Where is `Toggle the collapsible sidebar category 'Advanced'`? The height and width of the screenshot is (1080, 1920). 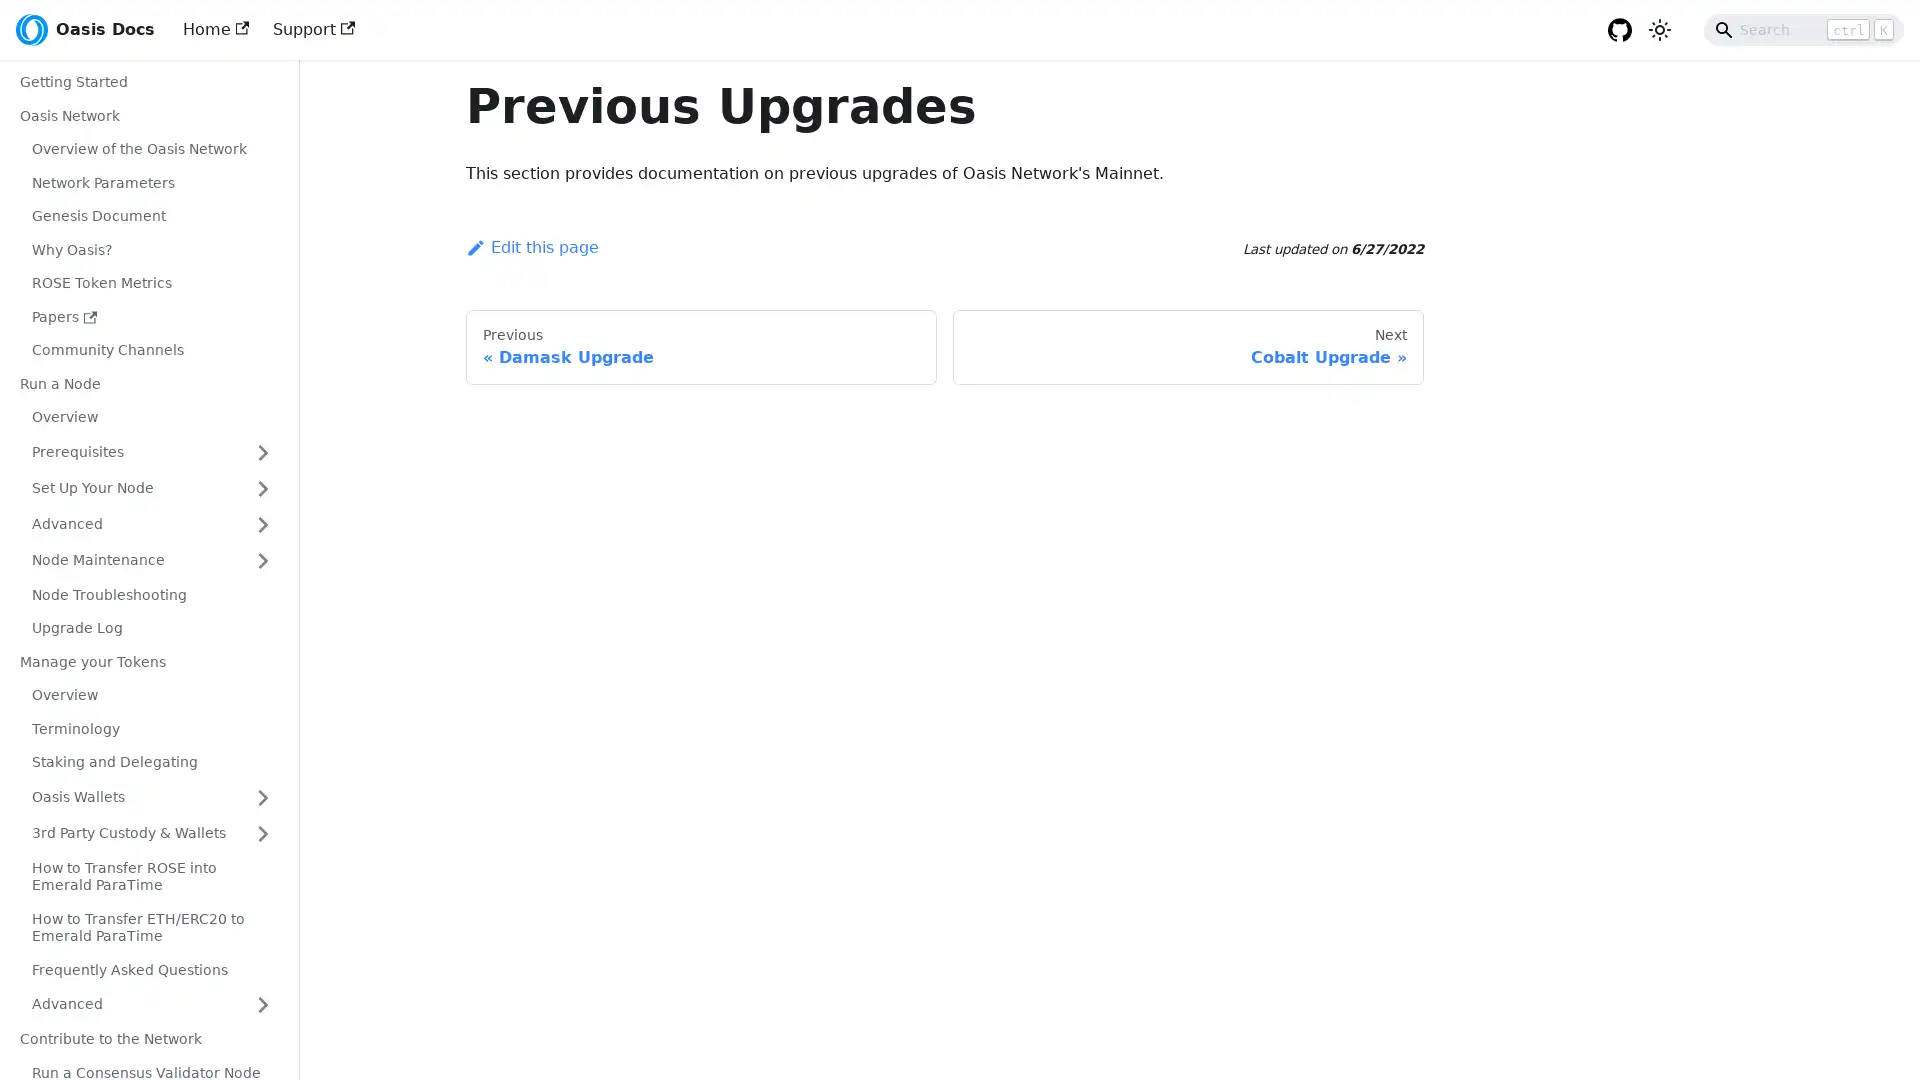 Toggle the collapsible sidebar category 'Advanced' is located at coordinates (262, 523).